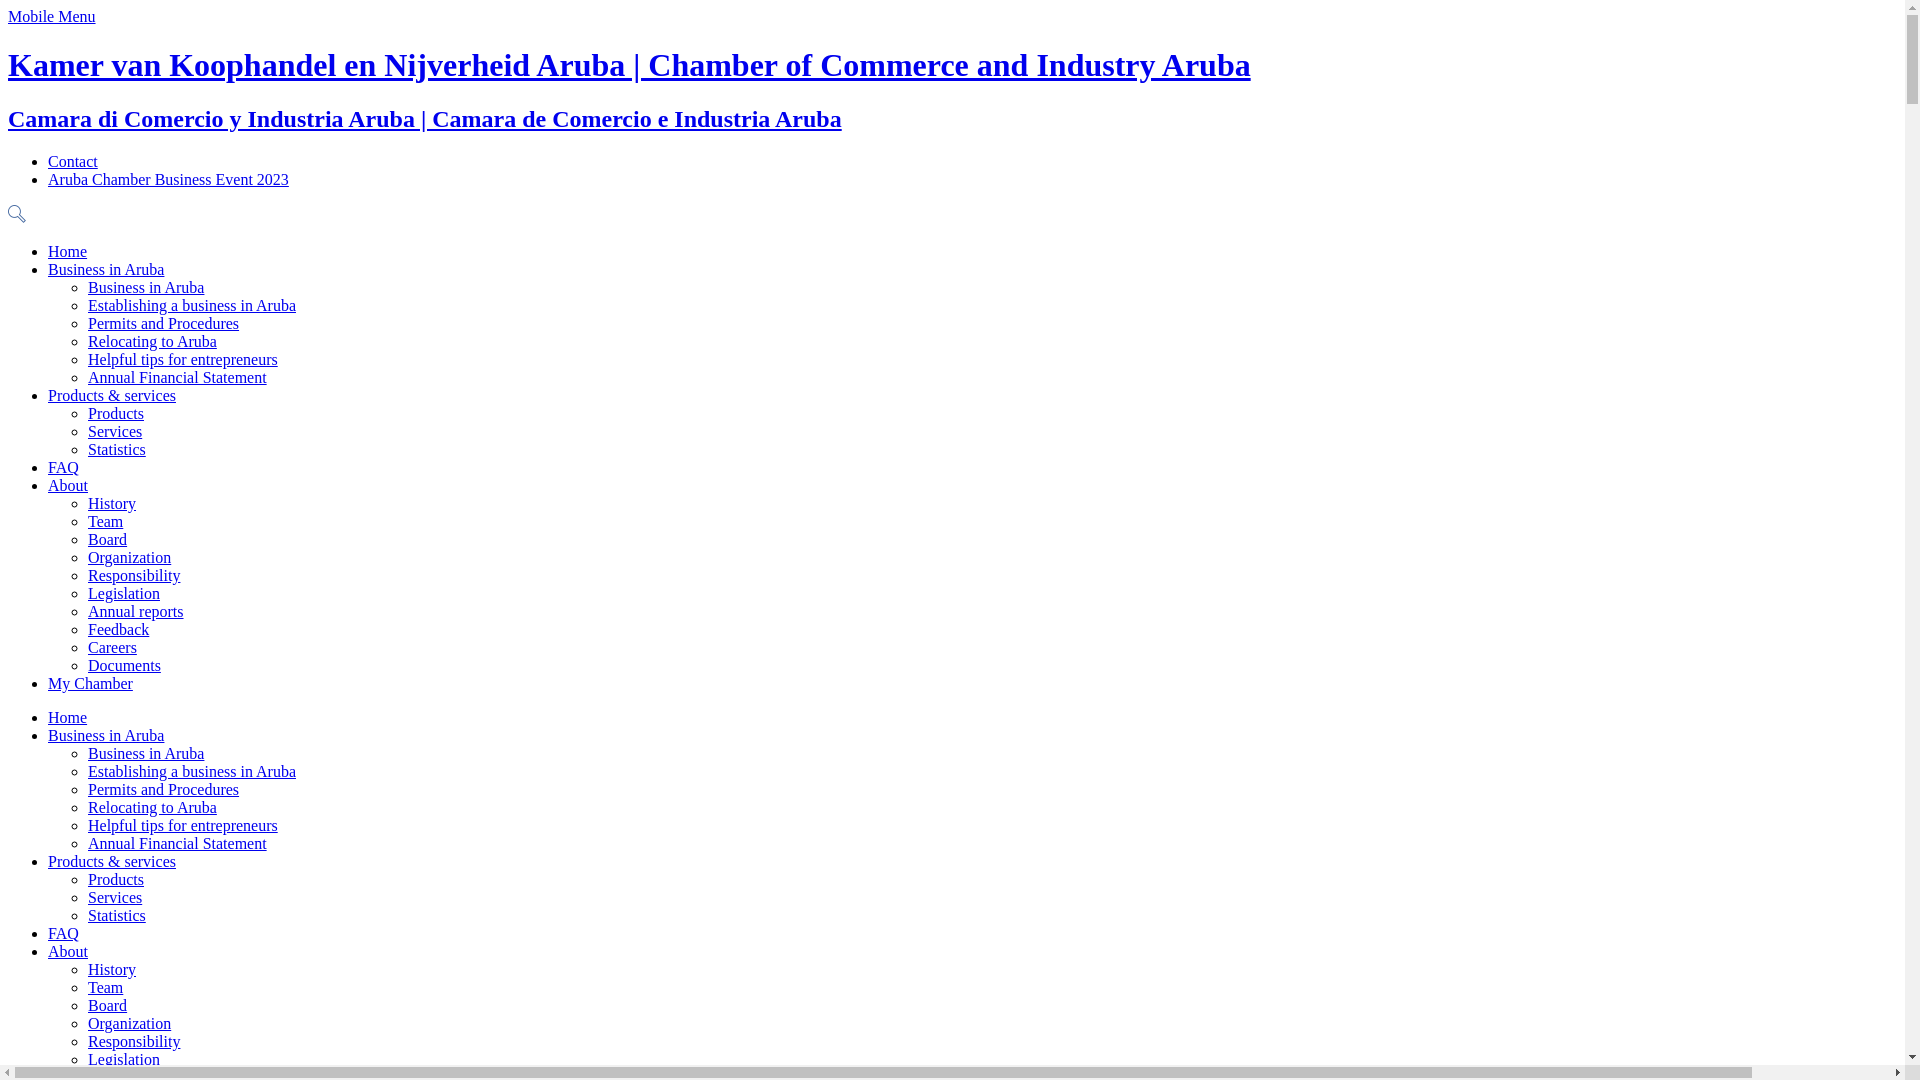 The width and height of the screenshot is (1920, 1080). What do you see at coordinates (163, 322) in the screenshot?
I see `'Permits and Procedures'` at bounding box center [163, 322].